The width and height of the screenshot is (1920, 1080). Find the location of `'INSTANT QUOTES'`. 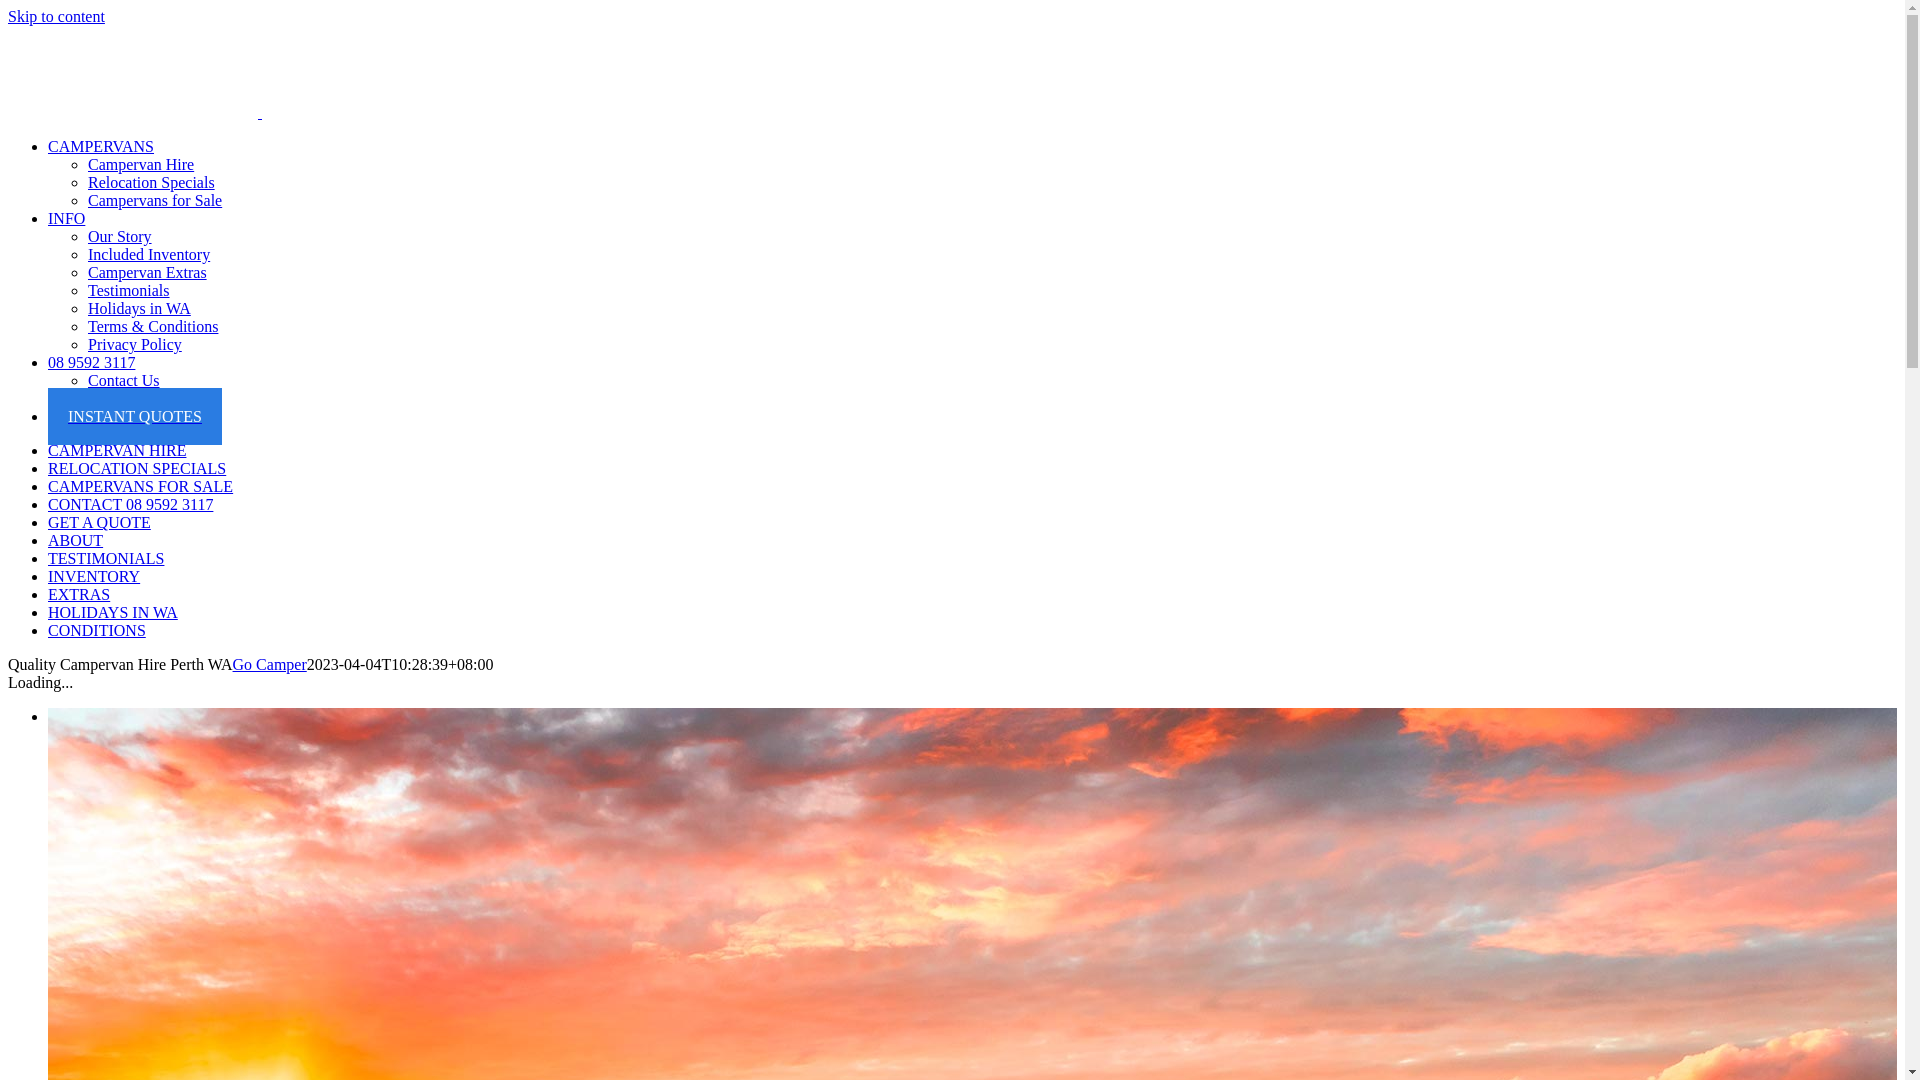

'INSTANT QUOTES' is located at coordinates (133, 415).